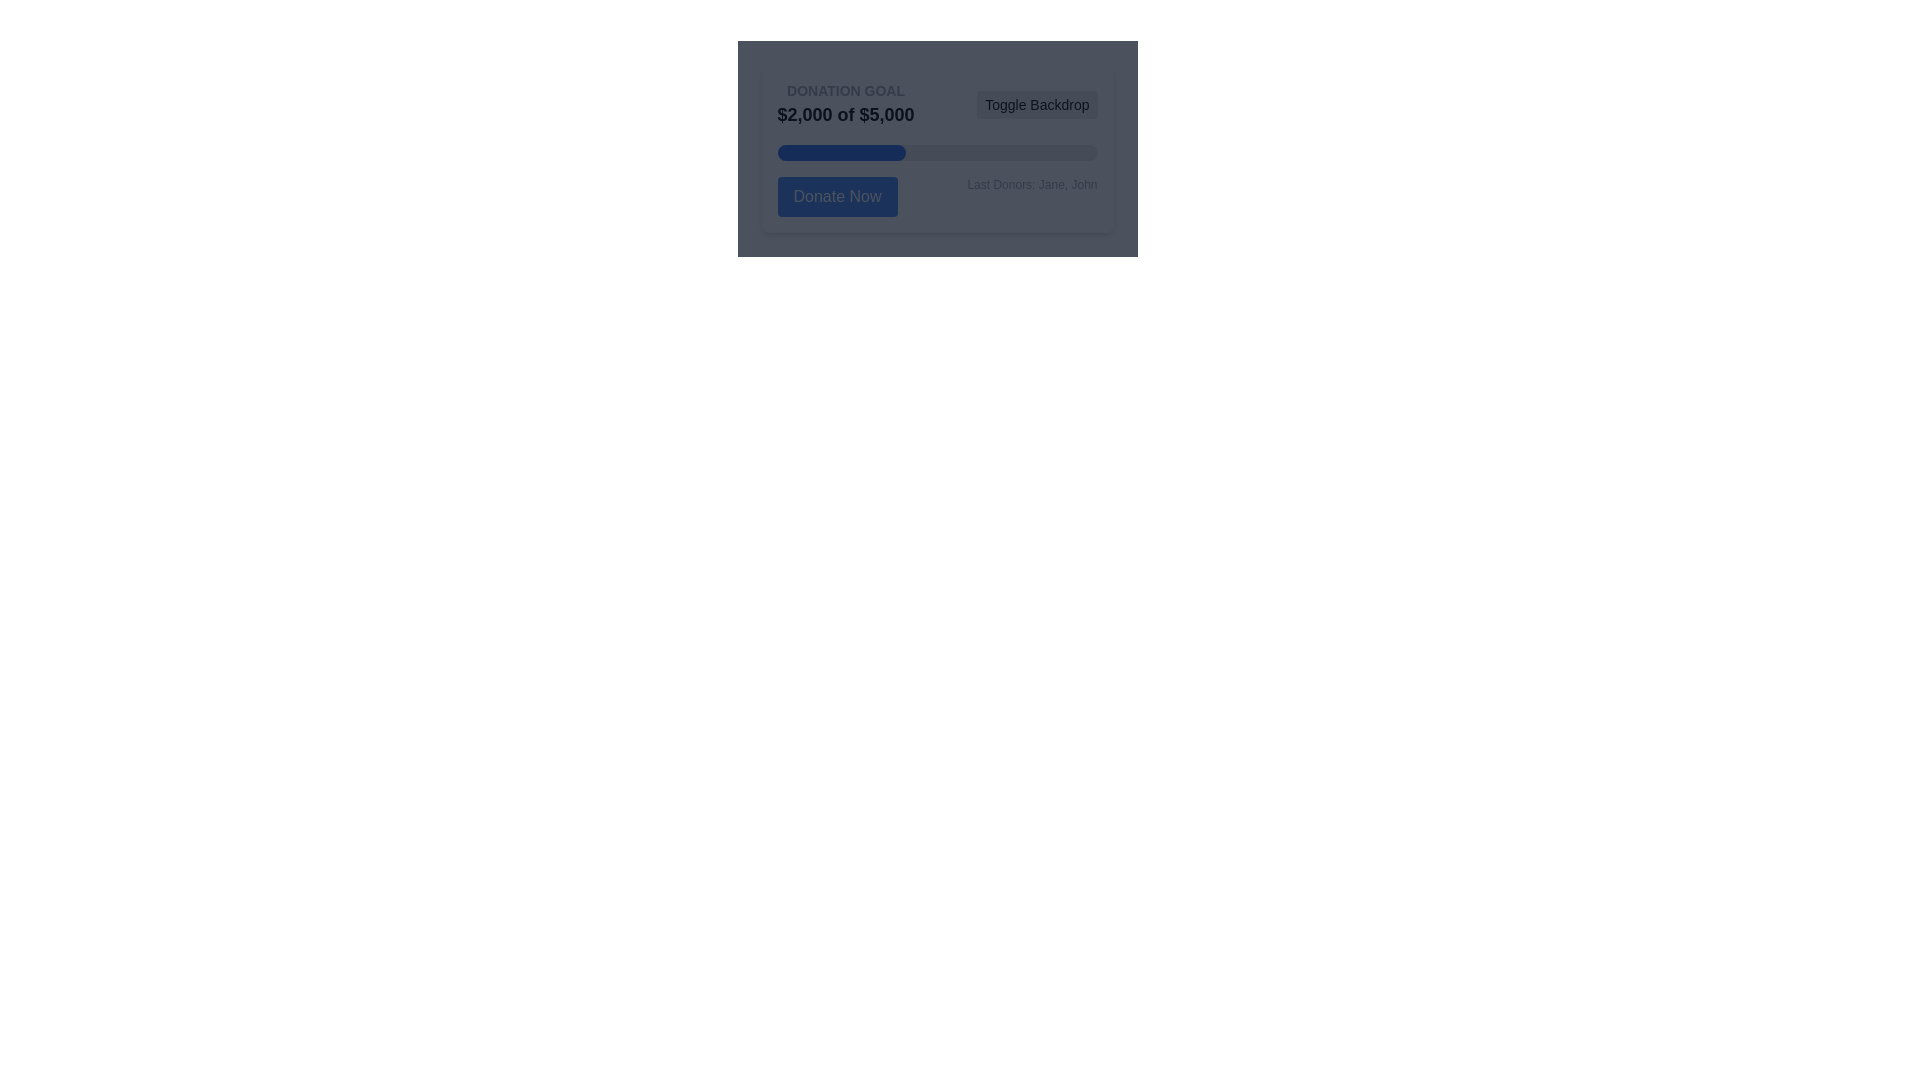 The width and height of the screenshot is (1920, 1080). I want to click on the informational display that lists the most recent donors, which is positioned to the right of the 'Donate Now' button, so click(1032, 196).